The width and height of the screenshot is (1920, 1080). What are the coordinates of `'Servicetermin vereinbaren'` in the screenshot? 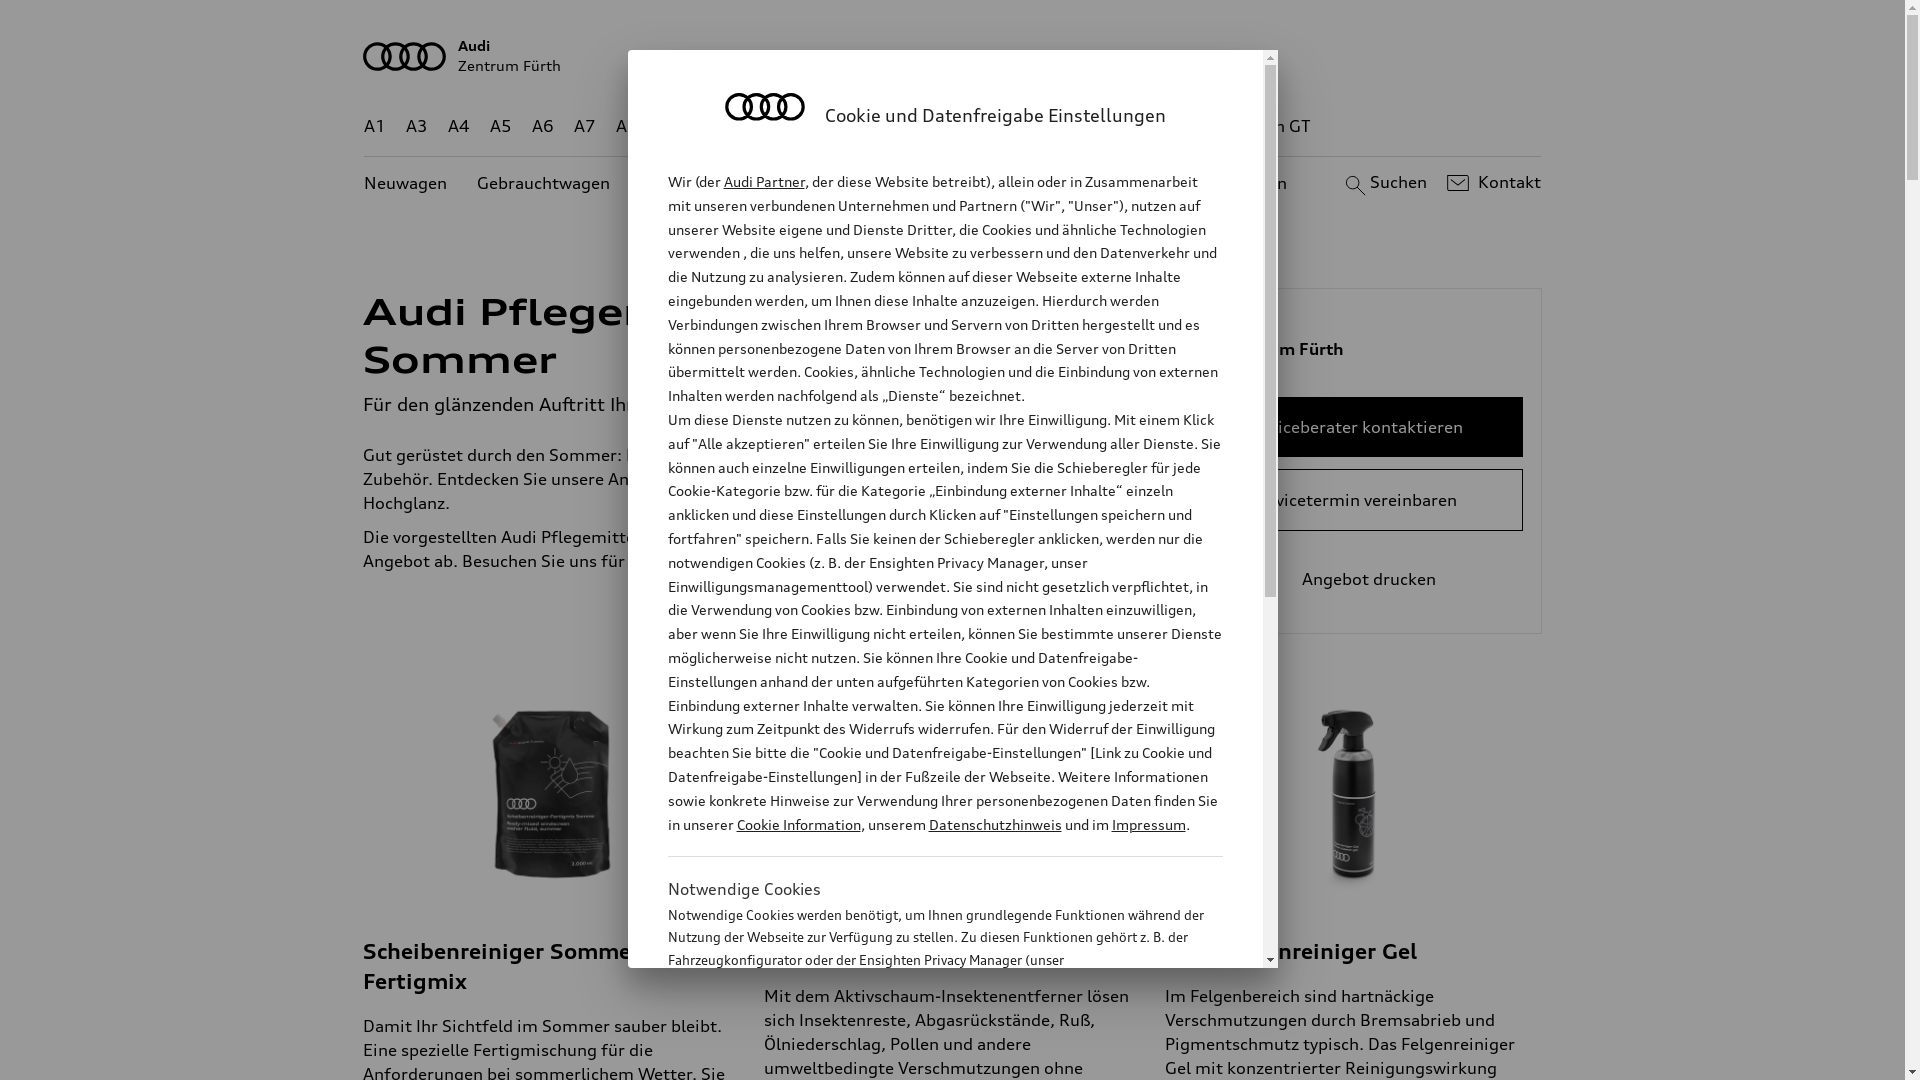 It's located at (1353, 499).